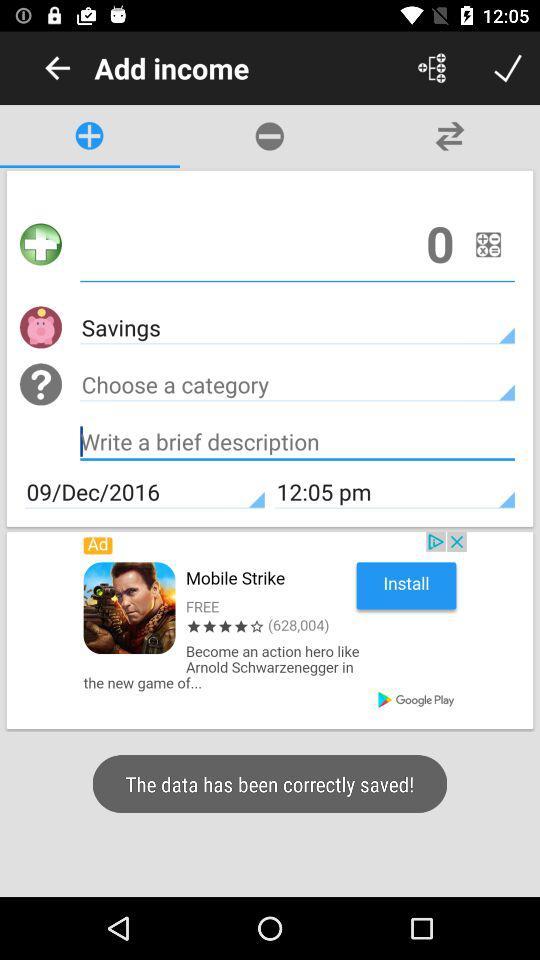 The height and width of the screenshot is (960, 540). Describe the element at coordinates (270, 629) in the screenshot. I see `advert` at that location.